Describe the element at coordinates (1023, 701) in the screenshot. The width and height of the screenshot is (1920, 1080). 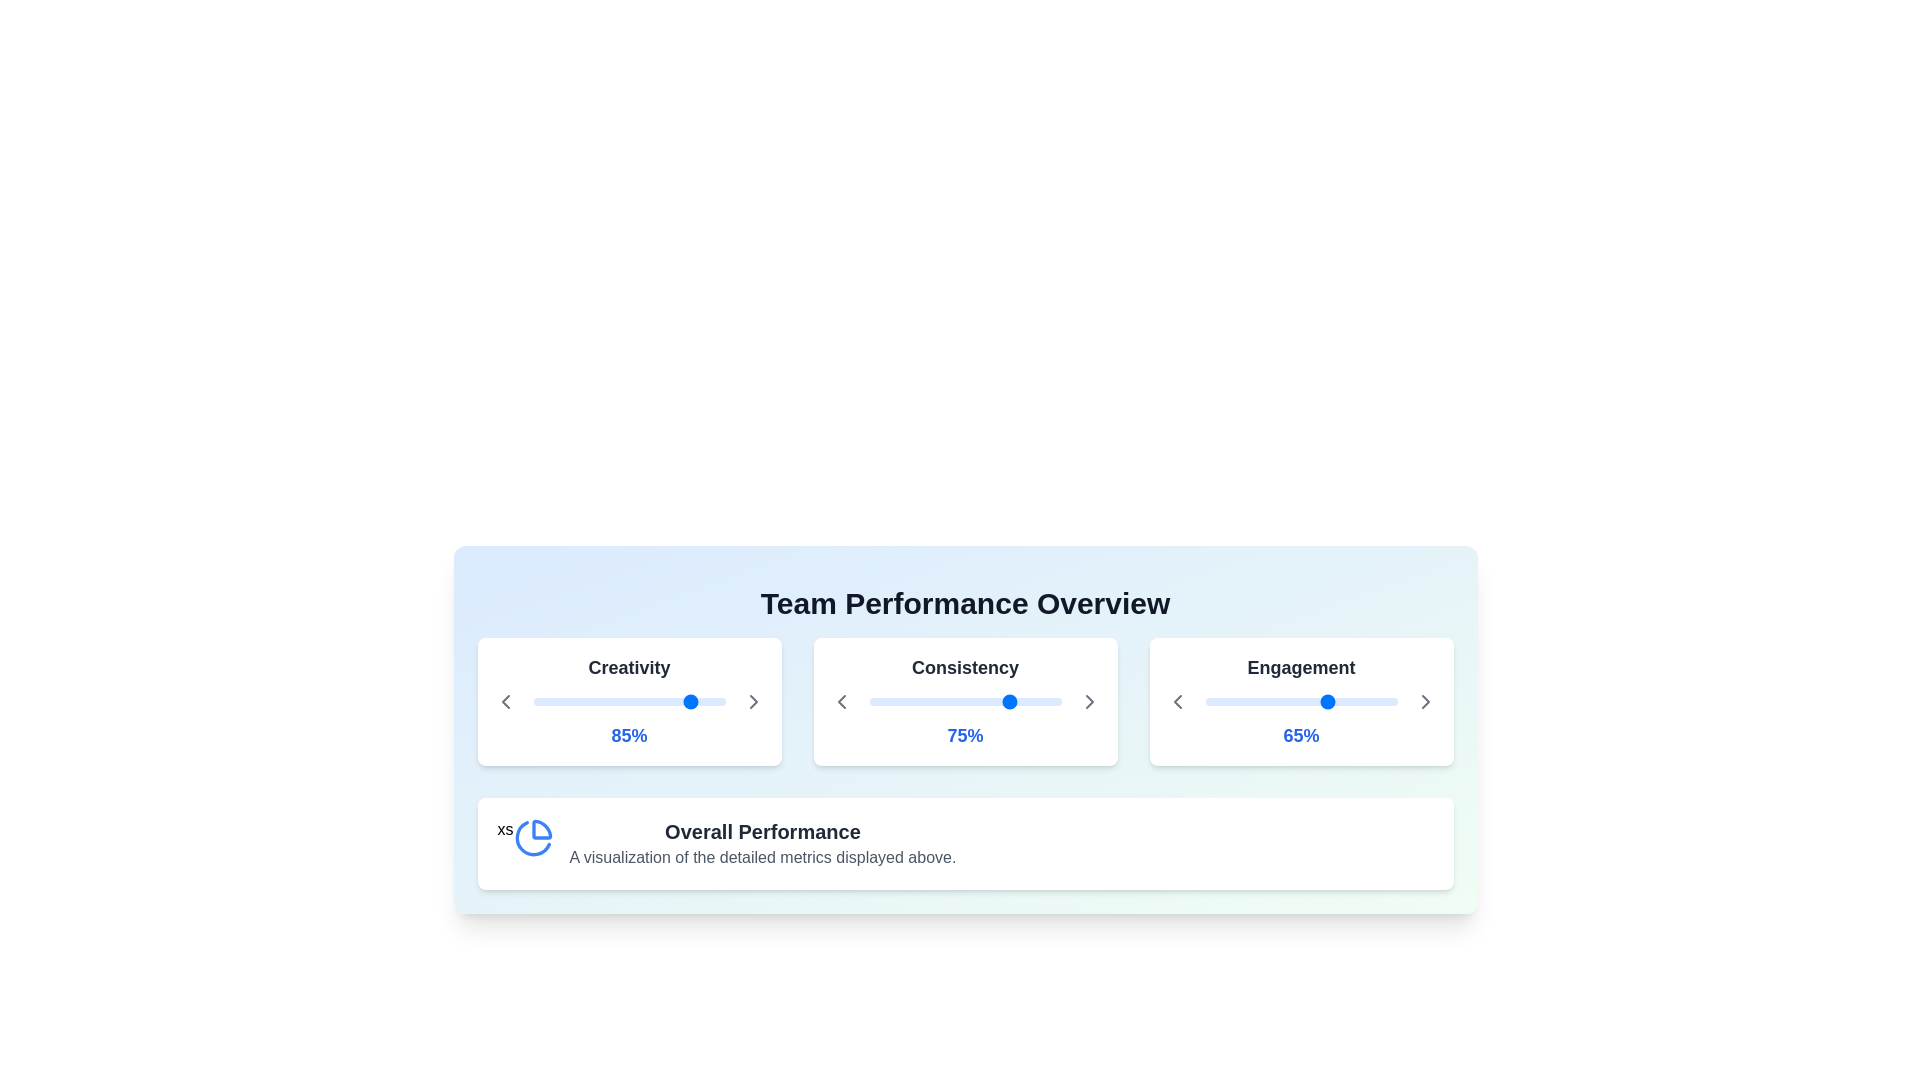
I see `the consistency score` at that location.